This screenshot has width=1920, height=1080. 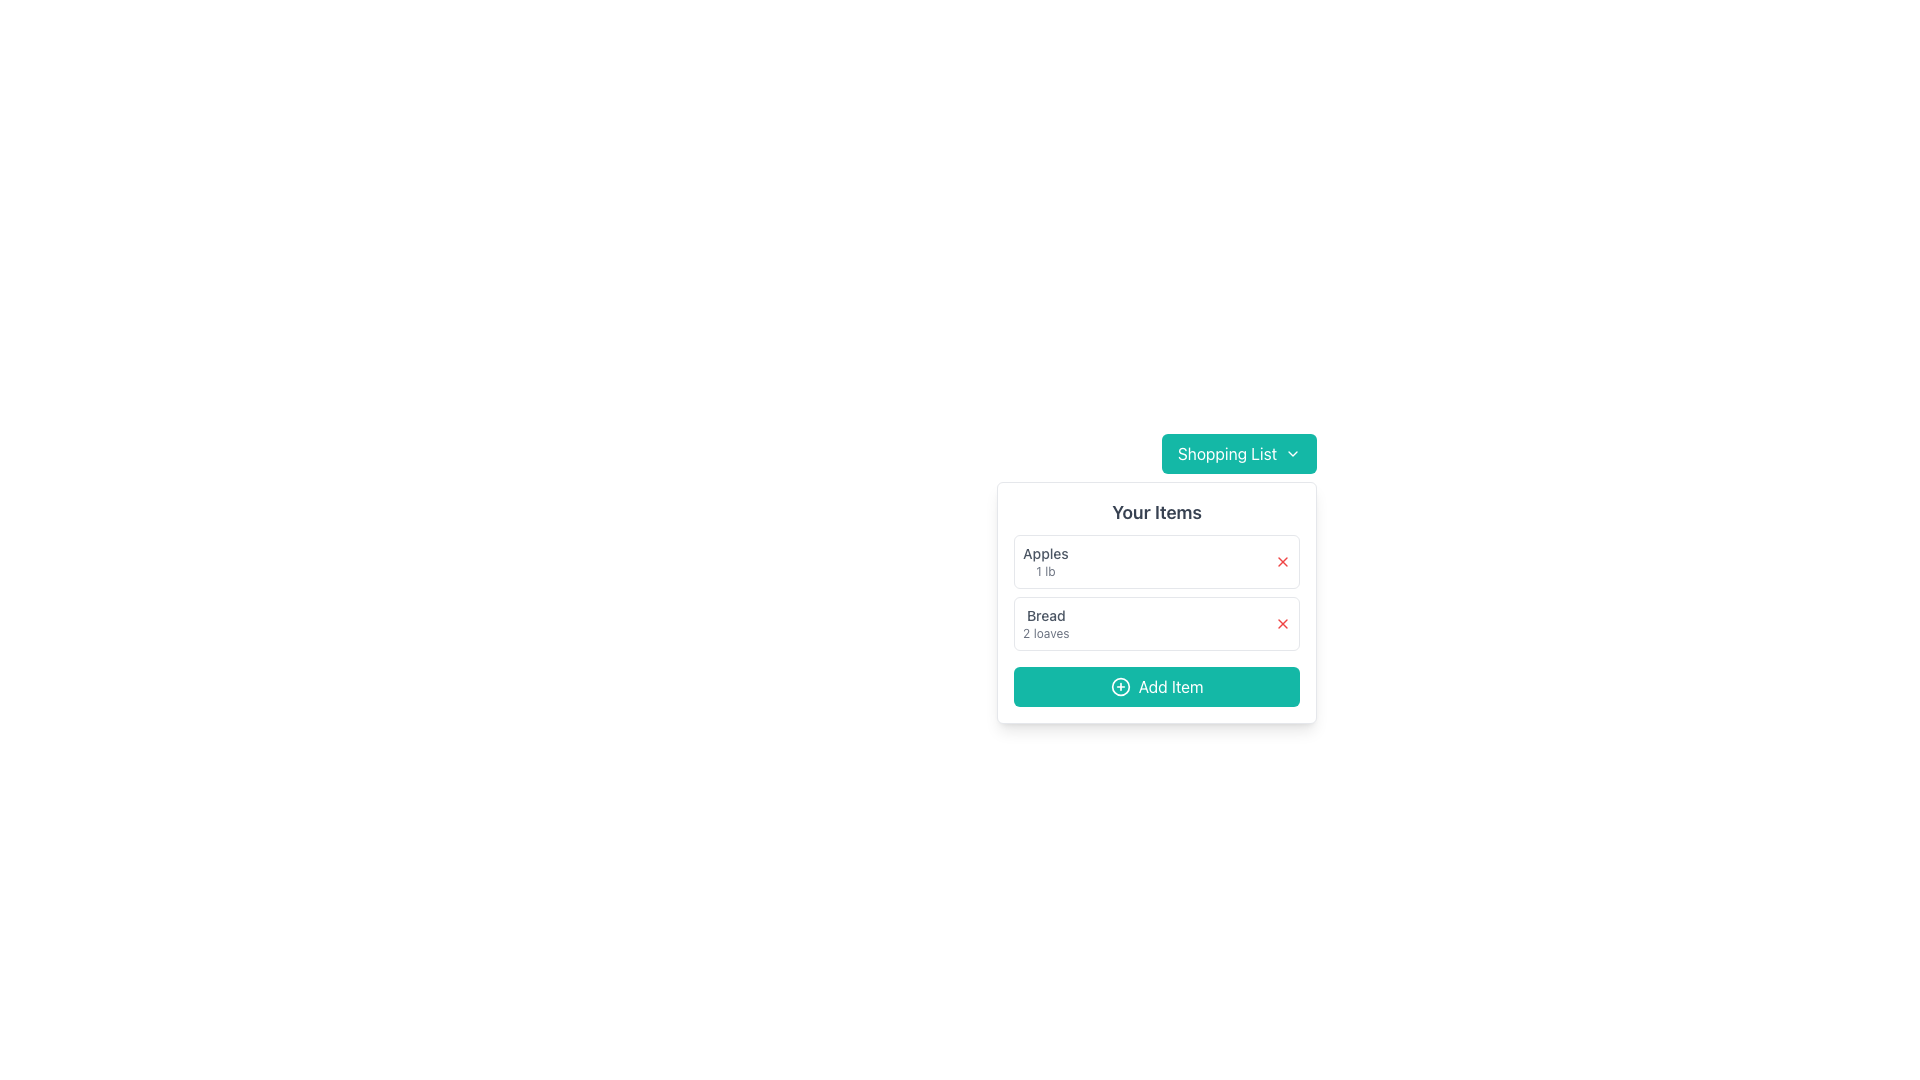 What do you see at coordinates (1120, 685) in the screenshot?
I see `the 'Add Item' icon located to the left of the text within the 'Add Item' button, which visually indicates its function to add items` at bounding box center [1120, 685].